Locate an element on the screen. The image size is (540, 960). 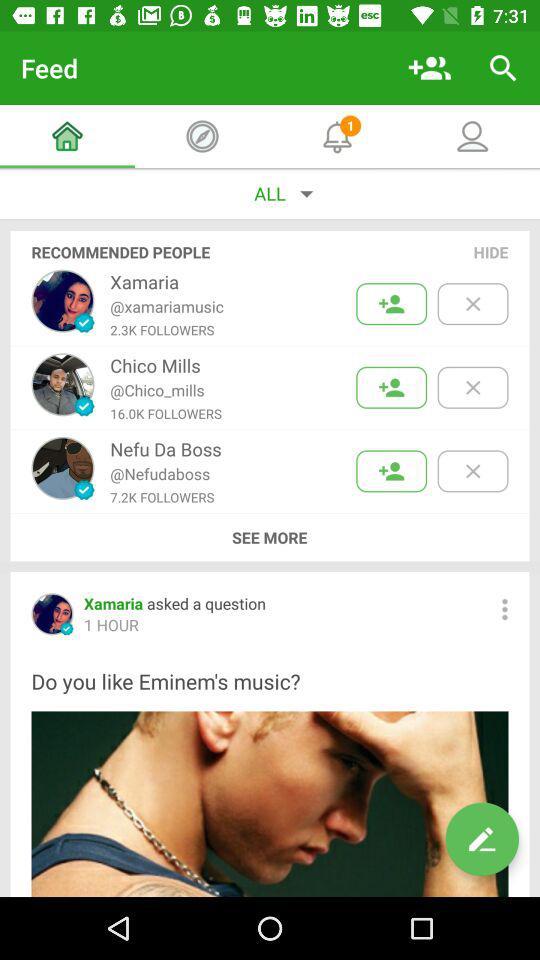
person is located at coordinates (391, 386).